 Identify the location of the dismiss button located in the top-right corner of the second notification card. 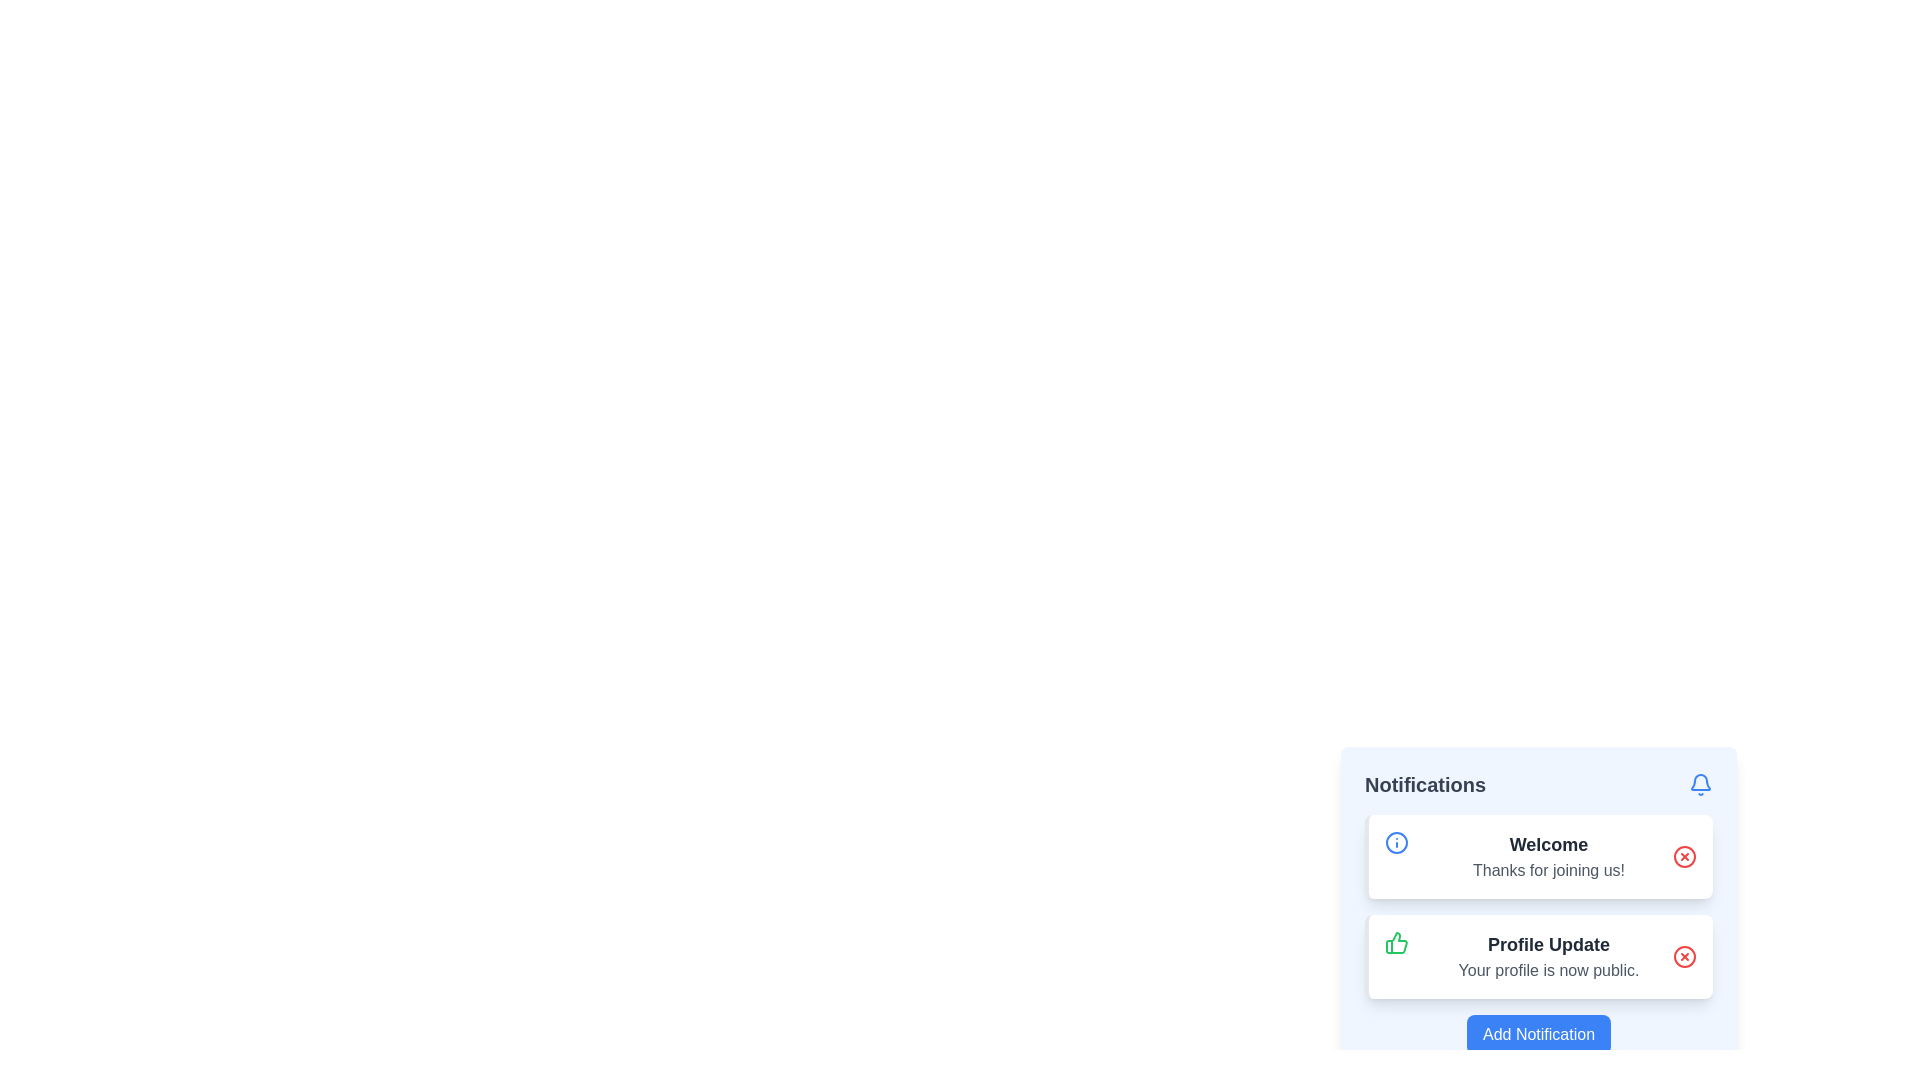
(1683, 955).